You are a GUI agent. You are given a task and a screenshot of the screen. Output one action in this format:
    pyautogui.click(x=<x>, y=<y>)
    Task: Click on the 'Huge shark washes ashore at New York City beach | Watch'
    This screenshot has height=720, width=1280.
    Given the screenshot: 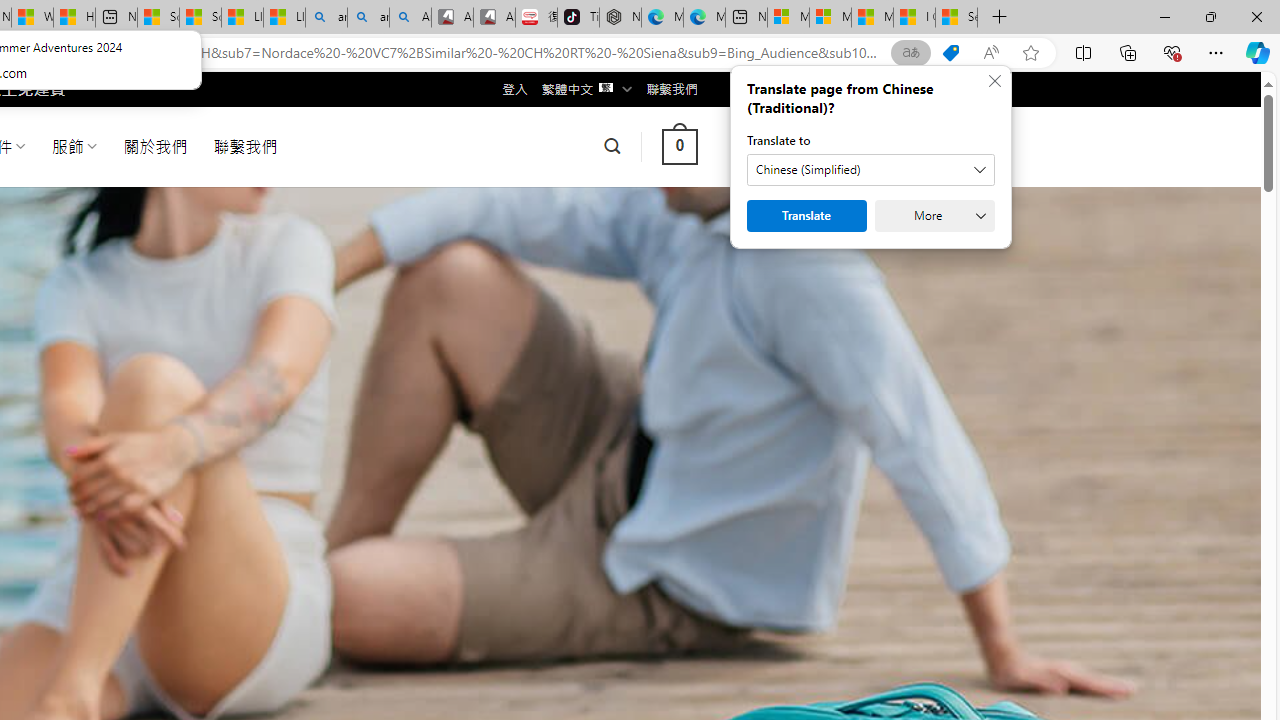 What is the action you would take?
    pyautogui.click(x=74, y=17)
    